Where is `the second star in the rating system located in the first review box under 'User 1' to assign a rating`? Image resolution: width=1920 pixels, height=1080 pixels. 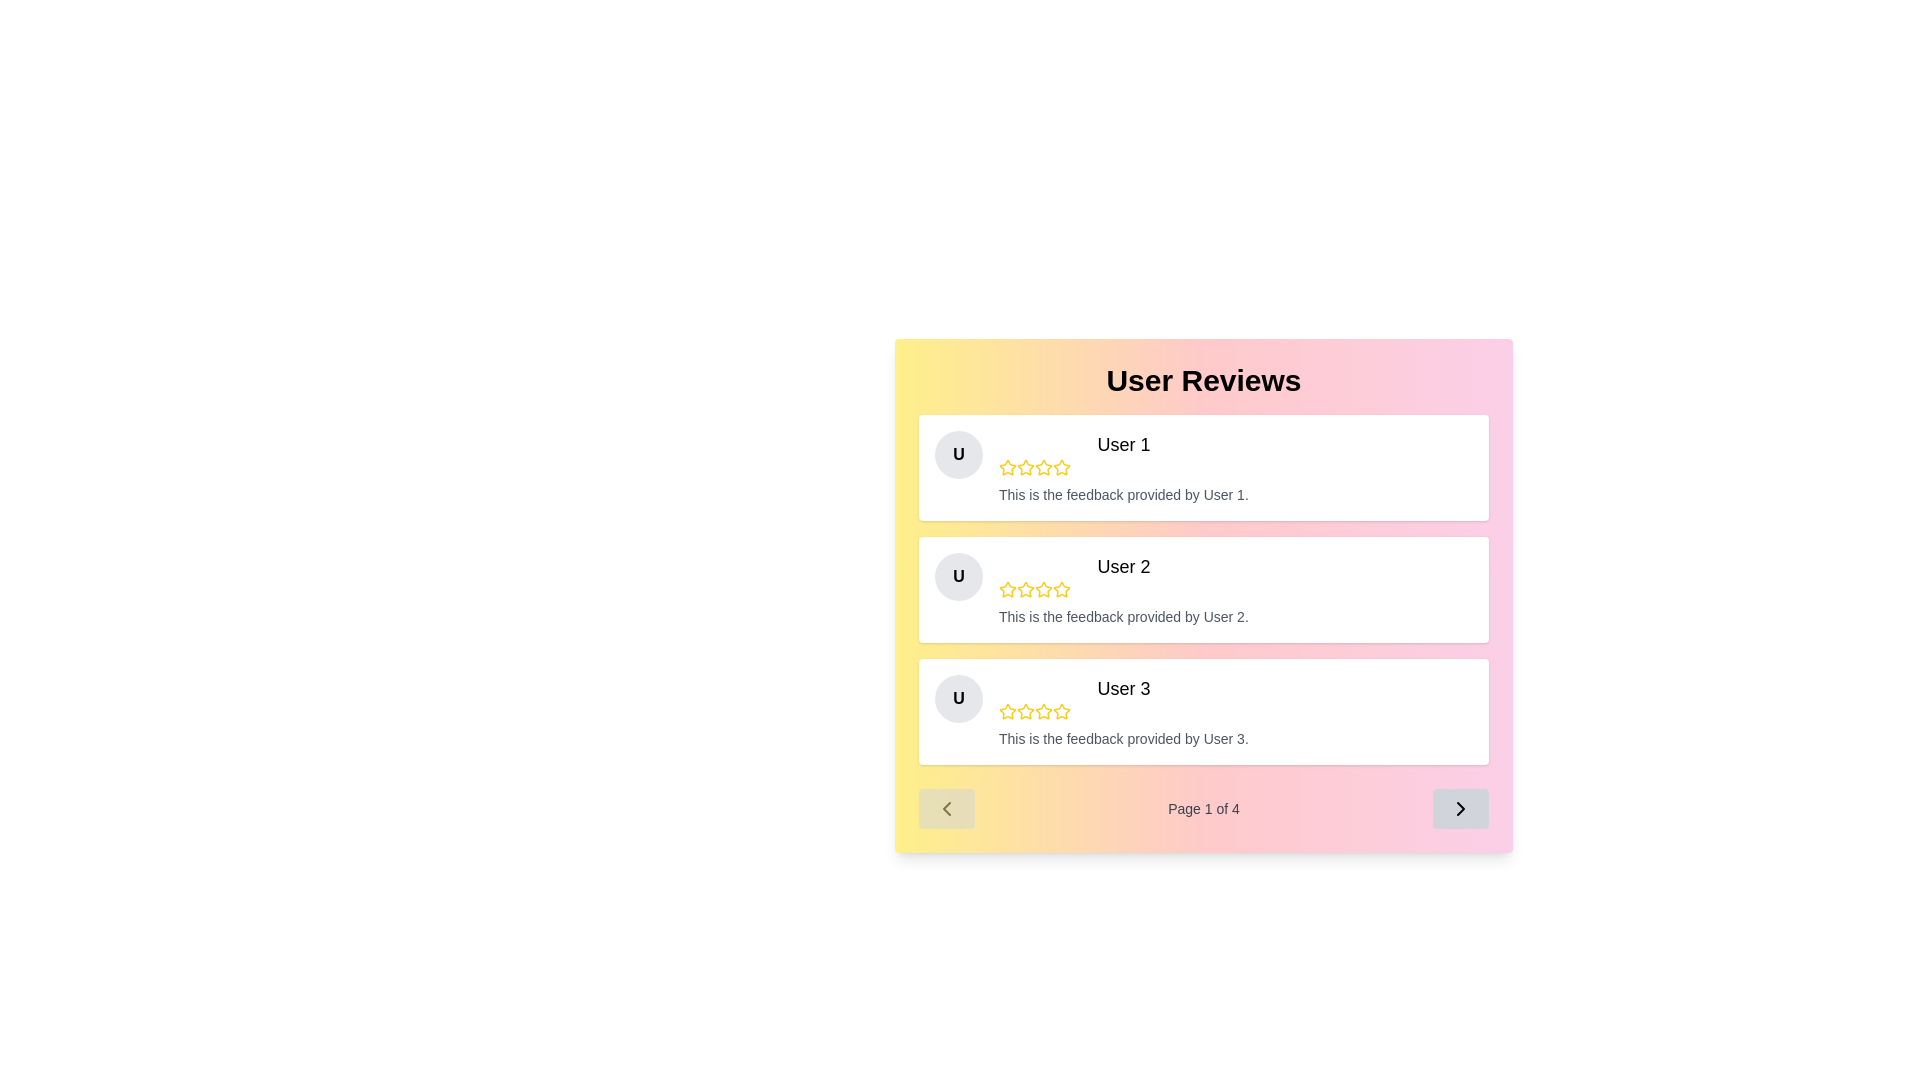 the second star in the rating system located in the first review box under 'User 1' to assign a rating is located at coordinates (1123, 467).